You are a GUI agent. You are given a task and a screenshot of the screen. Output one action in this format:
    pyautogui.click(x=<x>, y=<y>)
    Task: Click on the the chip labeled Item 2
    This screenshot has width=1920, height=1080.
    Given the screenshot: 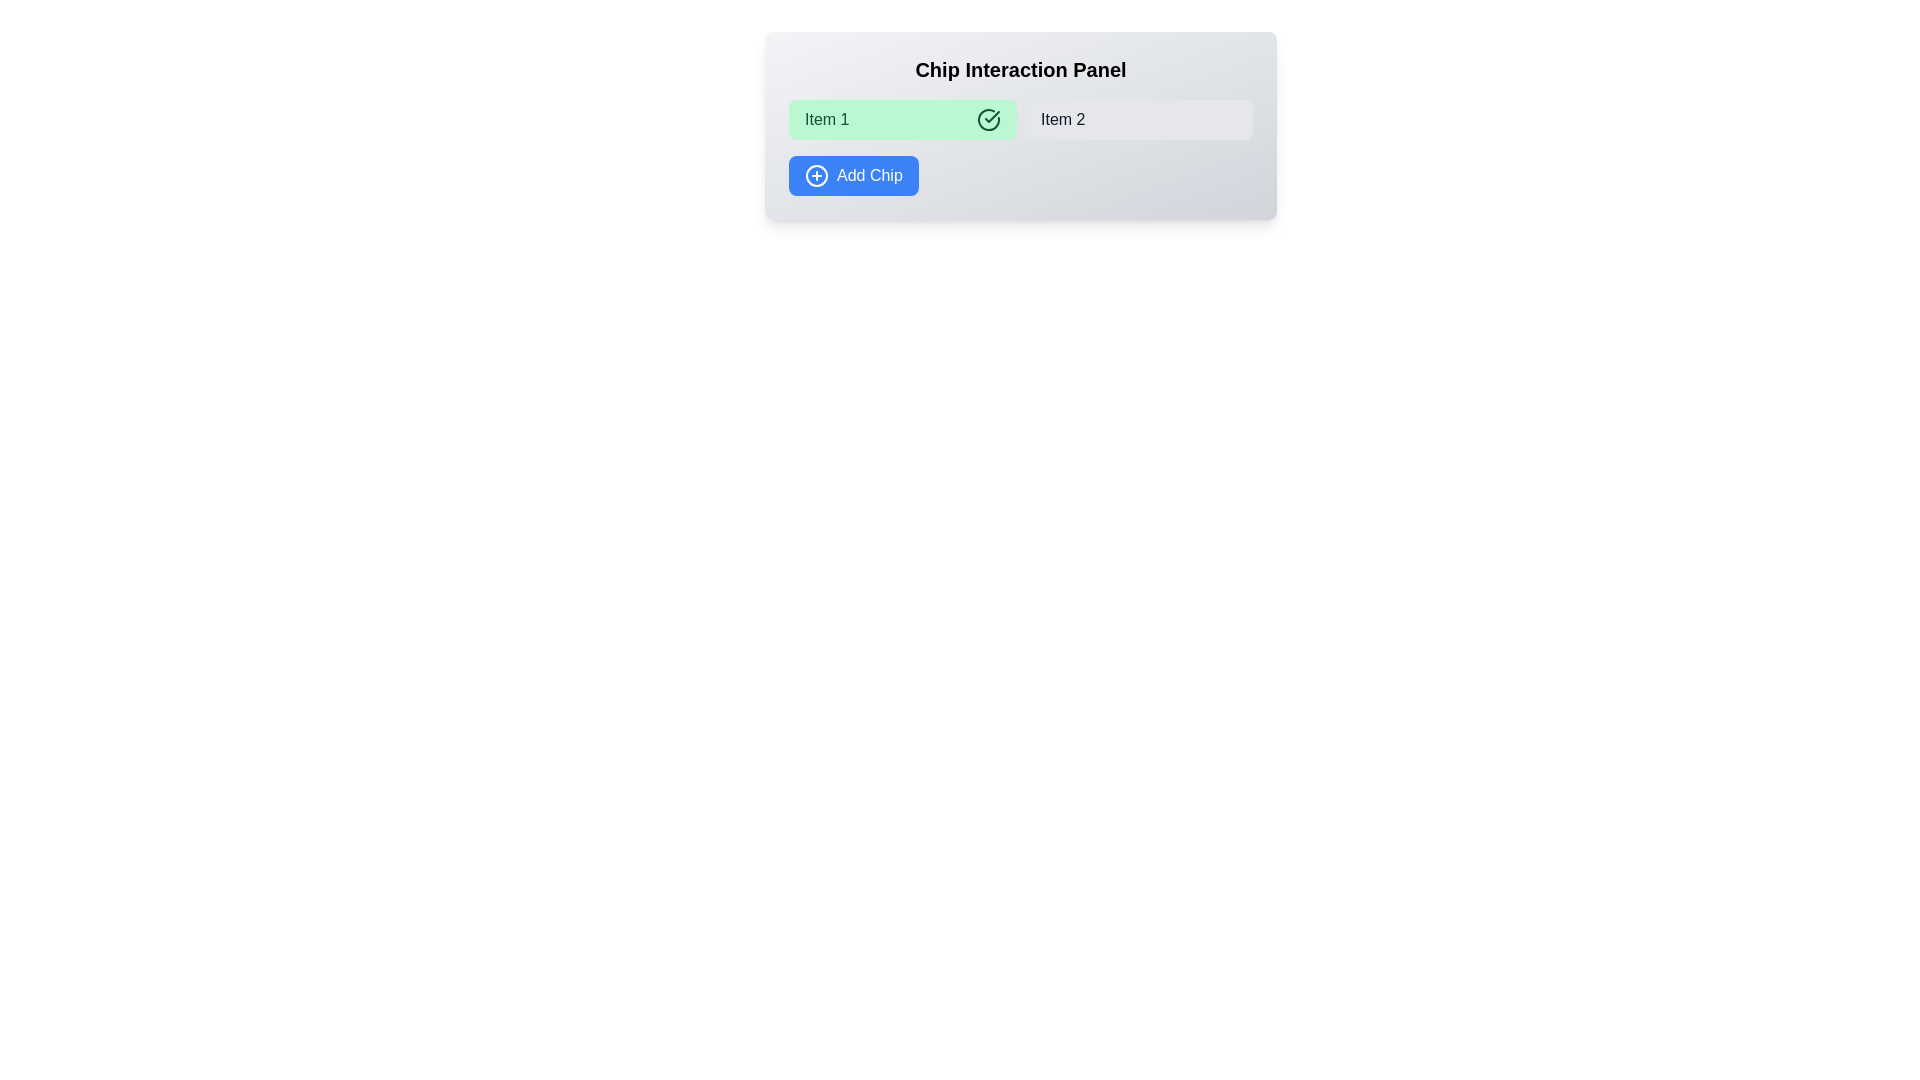 What is the action you would take?
    pyautogui.click(x=1138, y=119)
    